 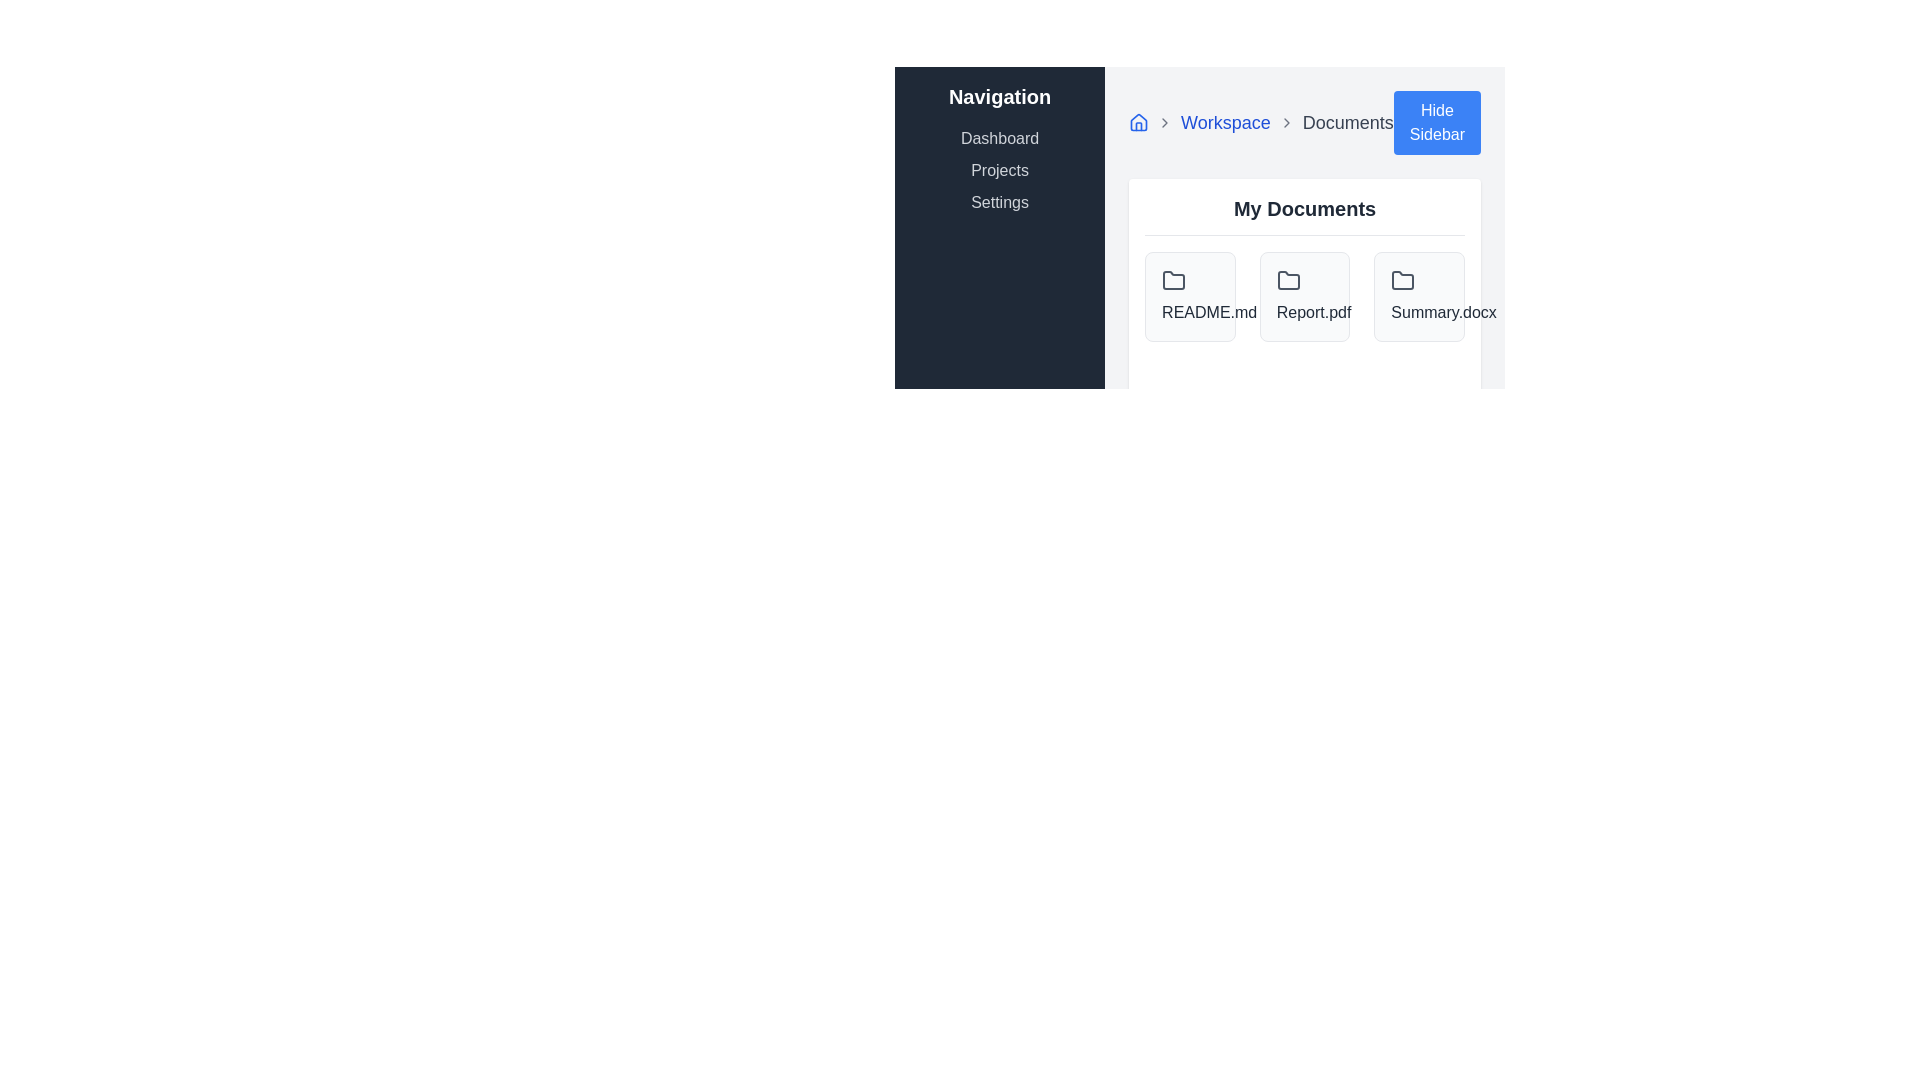 What do you see at coordinates (1260, 123) in the screenshot?
I see `Breadcrumb Navigation element located in the header section of the interface for its structure` at bounding box center [1260, 123].